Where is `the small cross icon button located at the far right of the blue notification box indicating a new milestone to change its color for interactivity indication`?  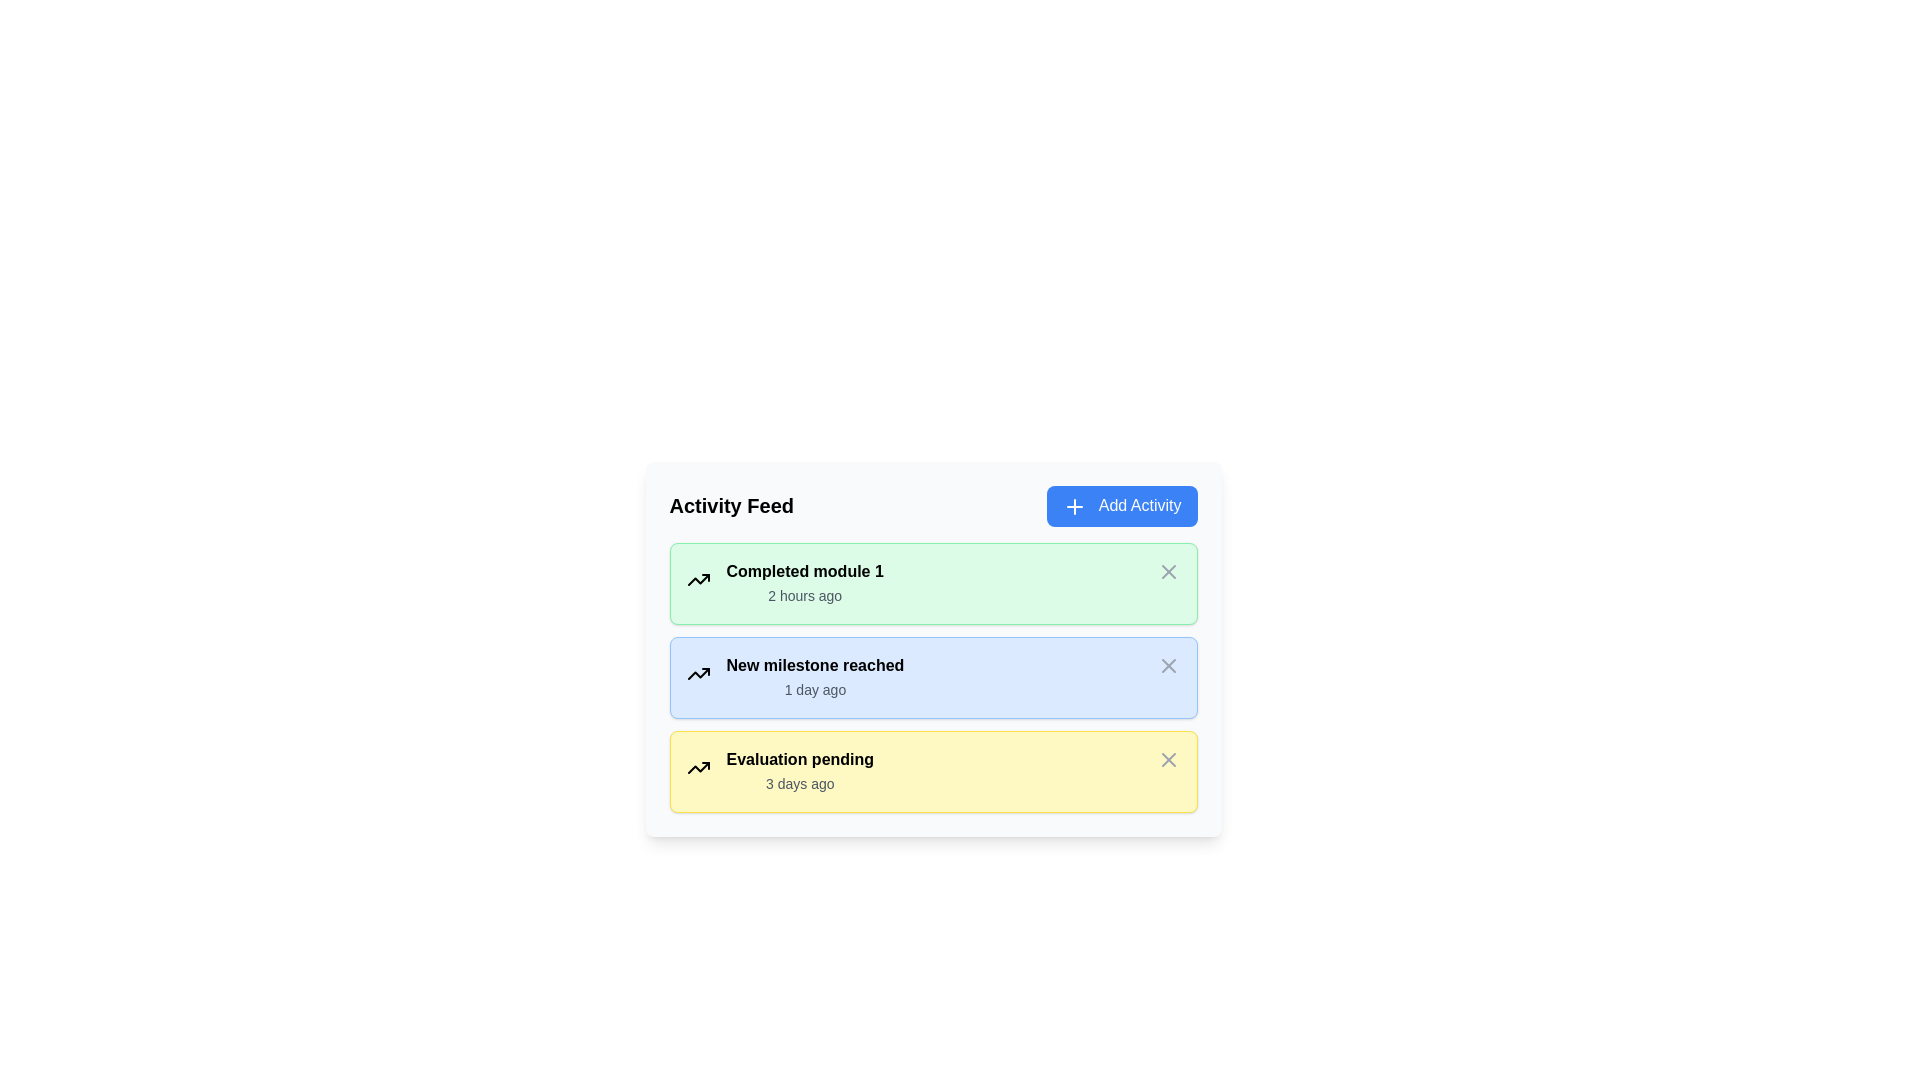 the small cross icon button located at the far right of the blue notification box indicating a new milestone to change its color for interactivity indication is located at coordinates (1168, 665).